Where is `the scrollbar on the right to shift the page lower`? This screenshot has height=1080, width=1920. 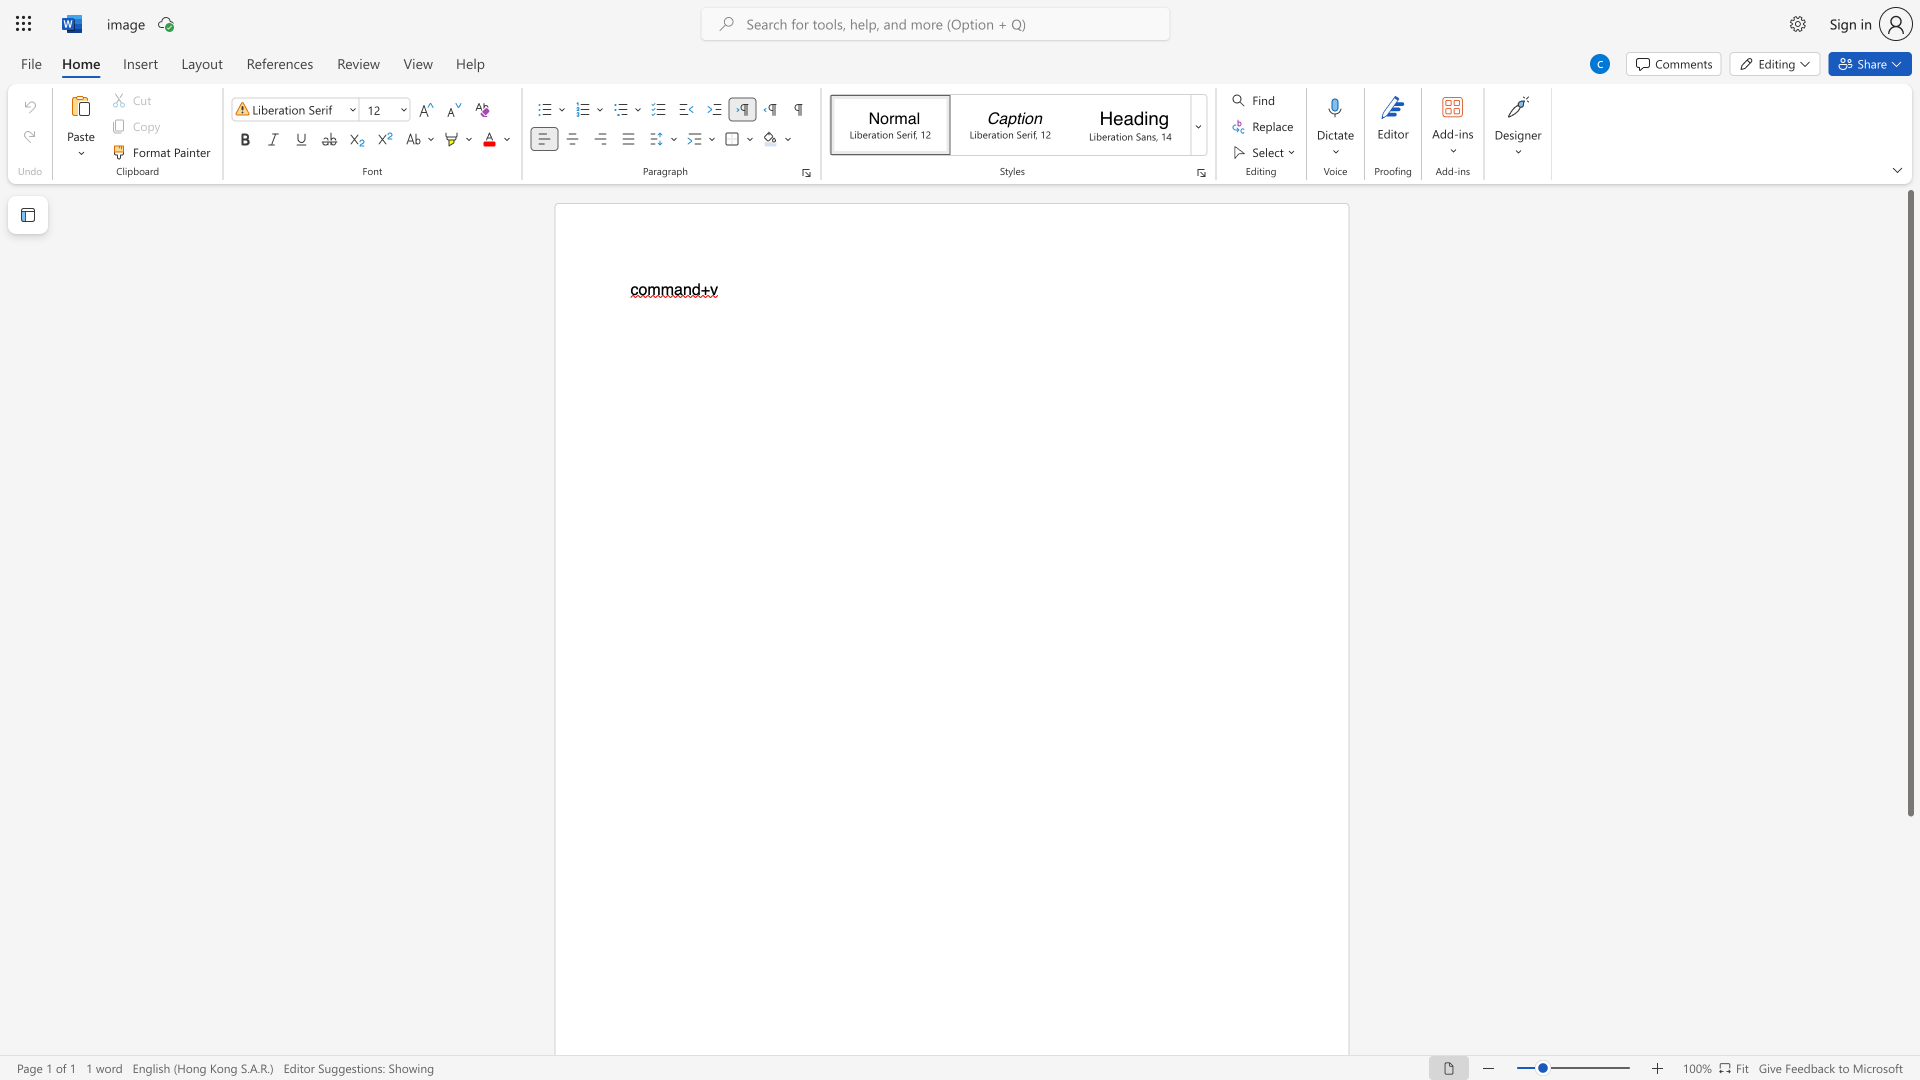 the scrollbar on the right to shift the page lower is located at coordinates (1909, 1010).